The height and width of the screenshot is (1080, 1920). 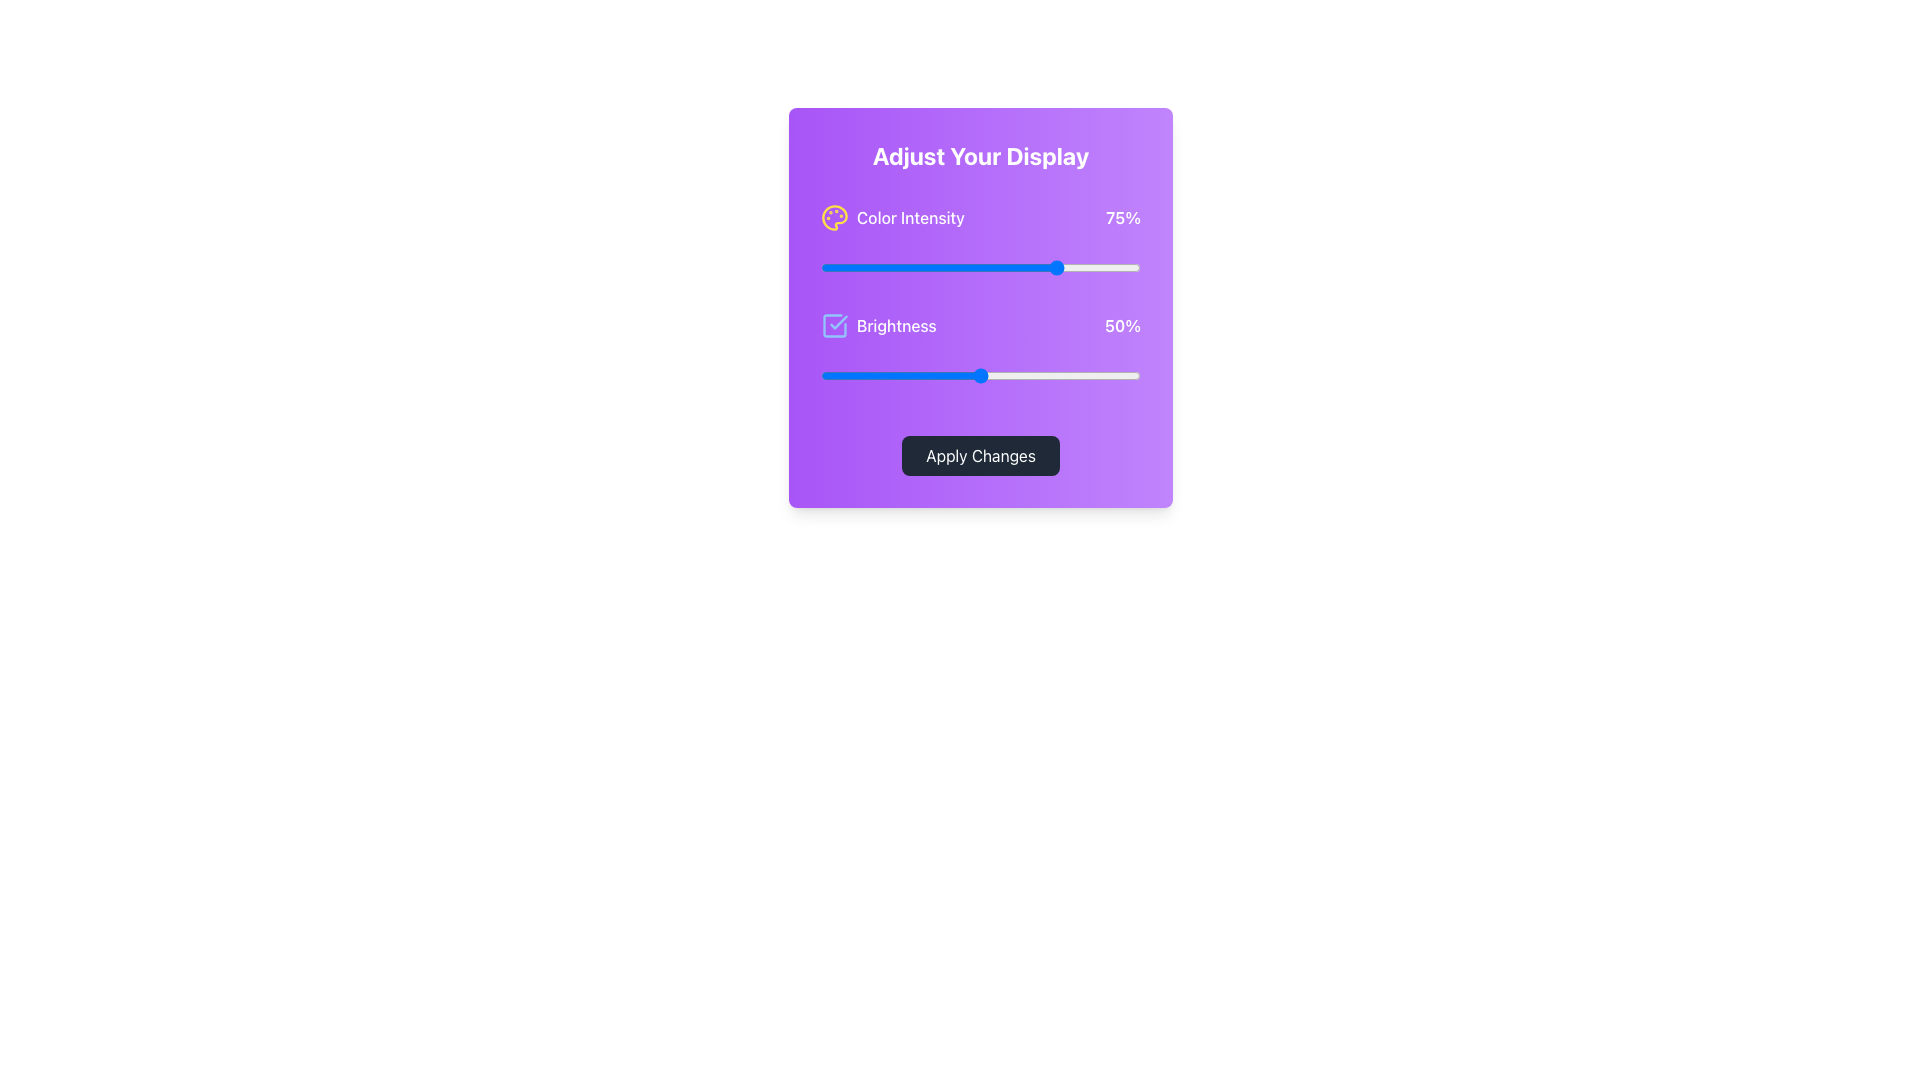 What do you see at coordinates (980, 455) in the screenshot?
I see `the 'Apply Changes' button, which is a rectangular button with white text on a dark gray background, located at the bottom center of a purple gradient modal` at bounding box center [980, 455].